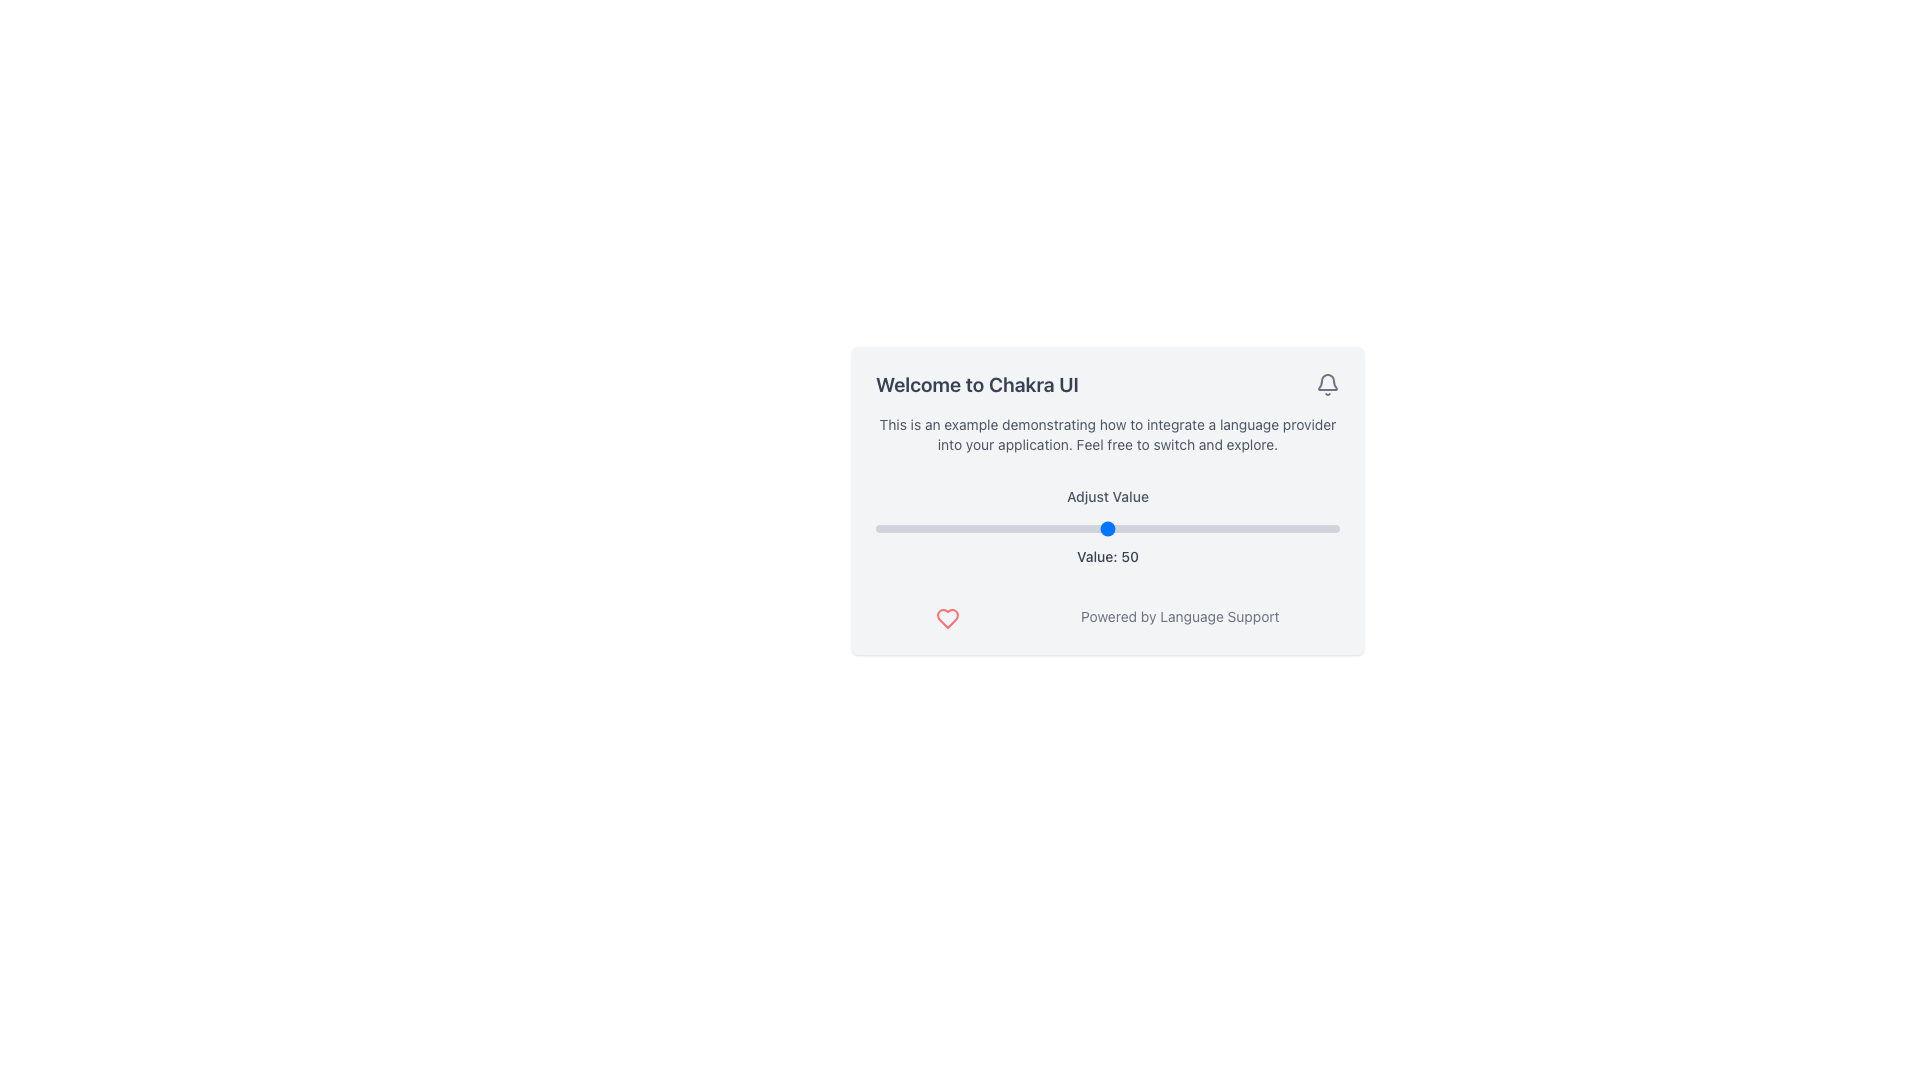 The height and width of the screenshot is (1080, 1920). I want to click on the slider value, so click(1172, 527).